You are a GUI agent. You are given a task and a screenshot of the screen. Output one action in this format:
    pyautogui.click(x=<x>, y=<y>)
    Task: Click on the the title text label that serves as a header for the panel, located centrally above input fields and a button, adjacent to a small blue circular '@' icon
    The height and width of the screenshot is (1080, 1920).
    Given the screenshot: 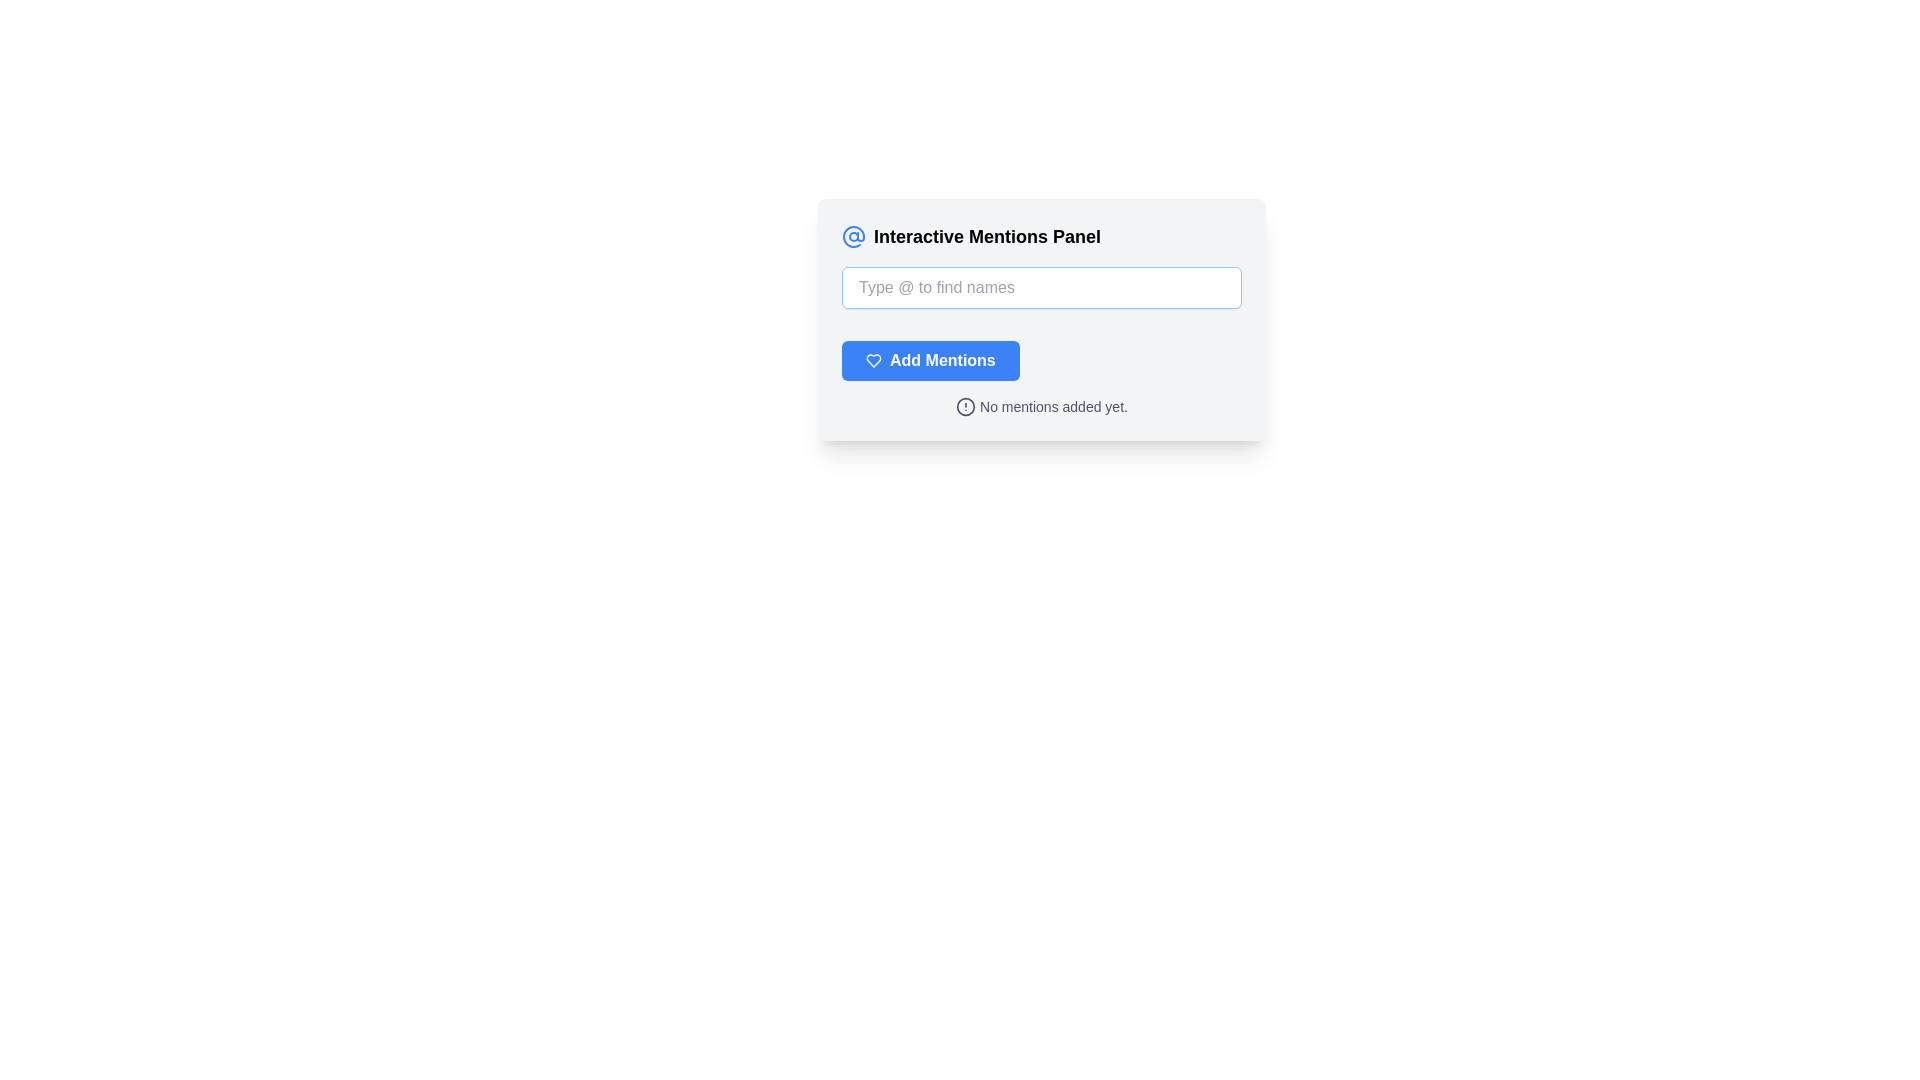 What is the action you would take?
    pyautogui.click(x=987, y=235)
    